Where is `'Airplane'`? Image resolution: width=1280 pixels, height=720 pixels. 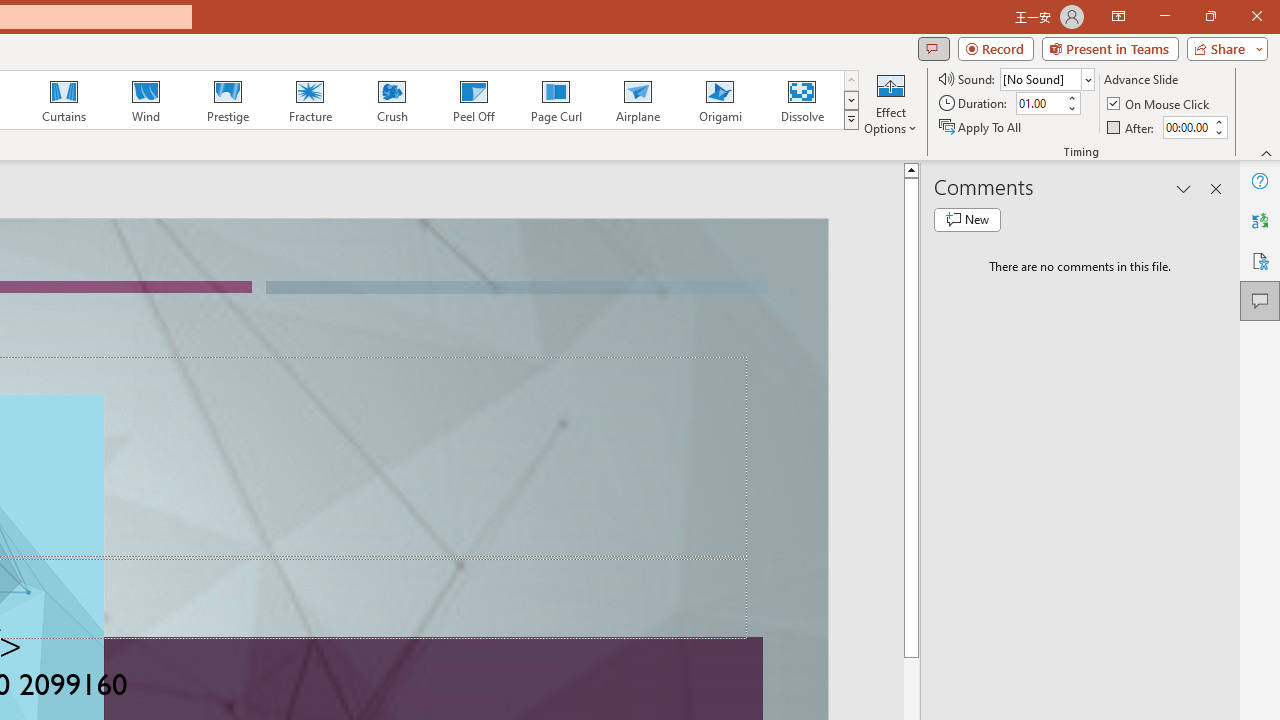
'Airplane' is located at coordinates (636, 100).